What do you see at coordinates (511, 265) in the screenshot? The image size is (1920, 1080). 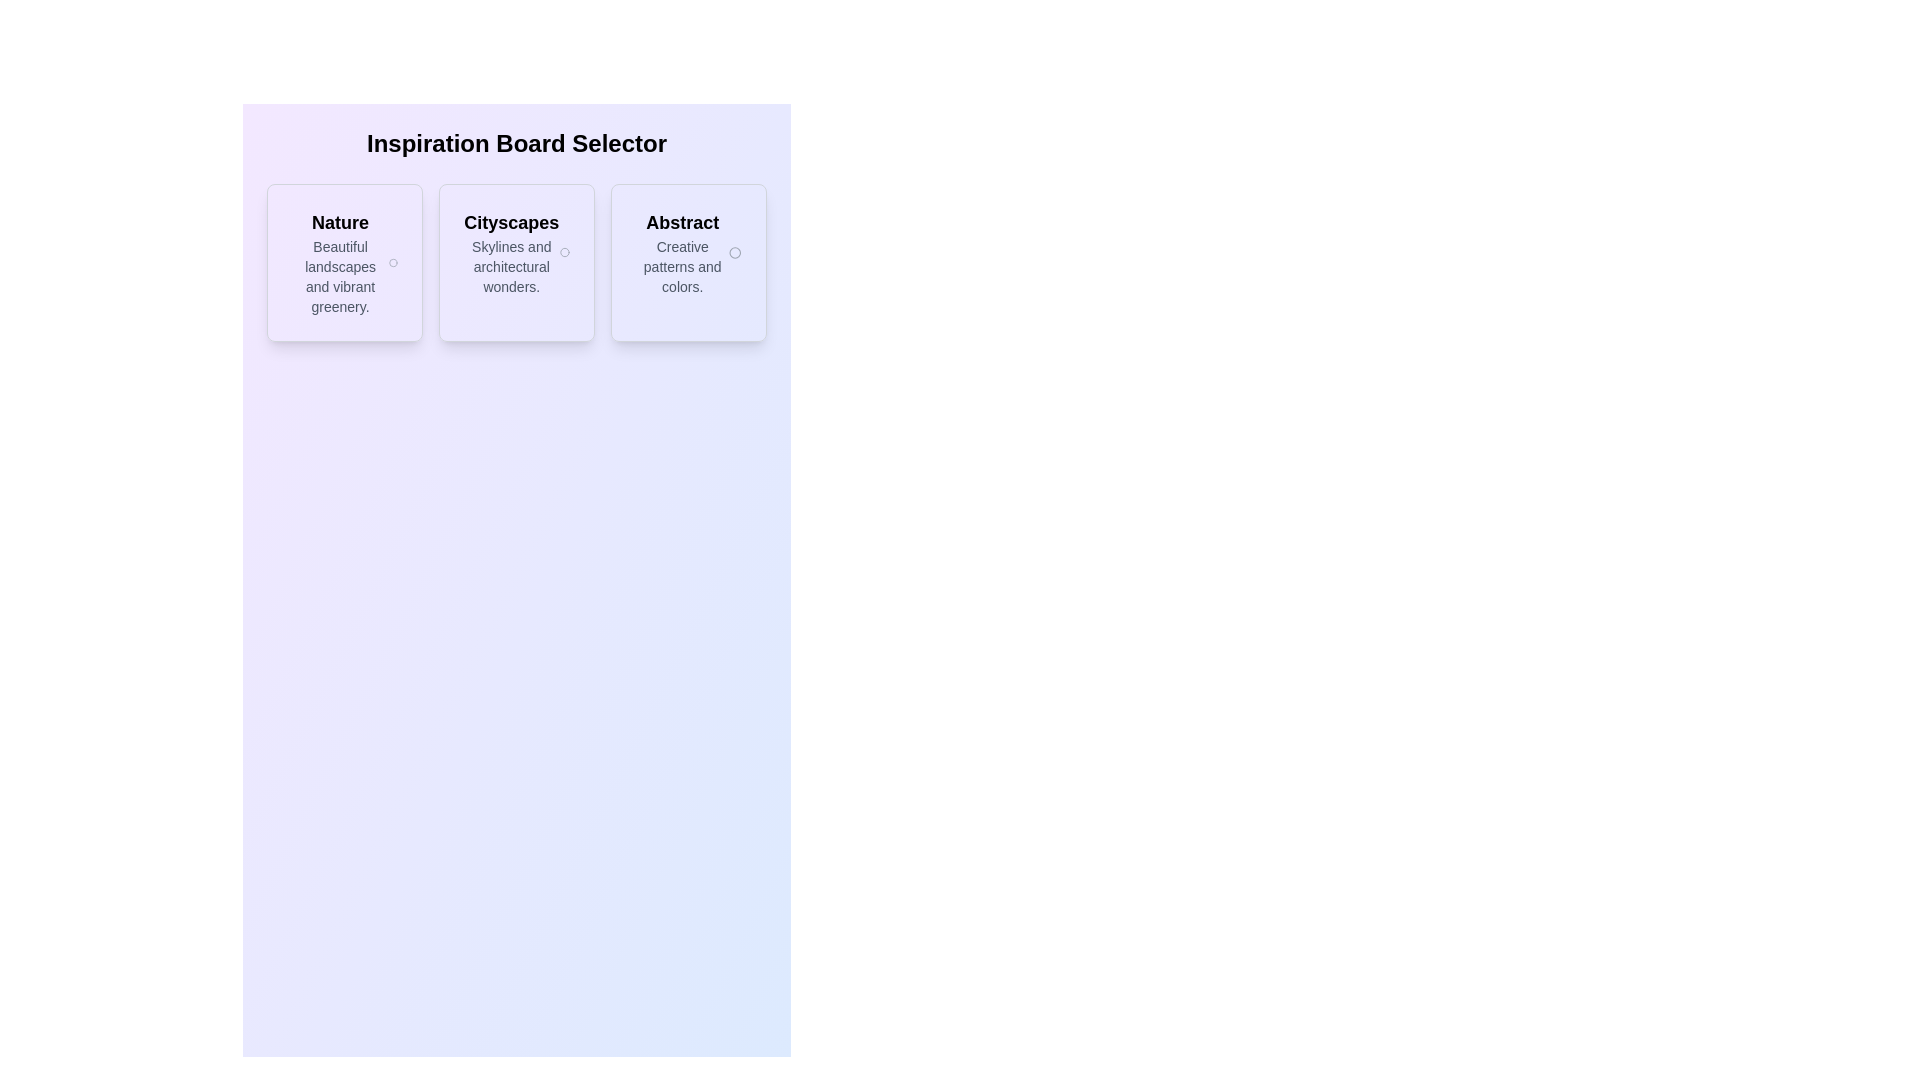 I see `the descriptive text label that provides information about the 'Cityscapes' option, located beneath the bold text 'Cityscapes' in the middle card of three horizontally aligned cards` at bounding box center [511, 265].